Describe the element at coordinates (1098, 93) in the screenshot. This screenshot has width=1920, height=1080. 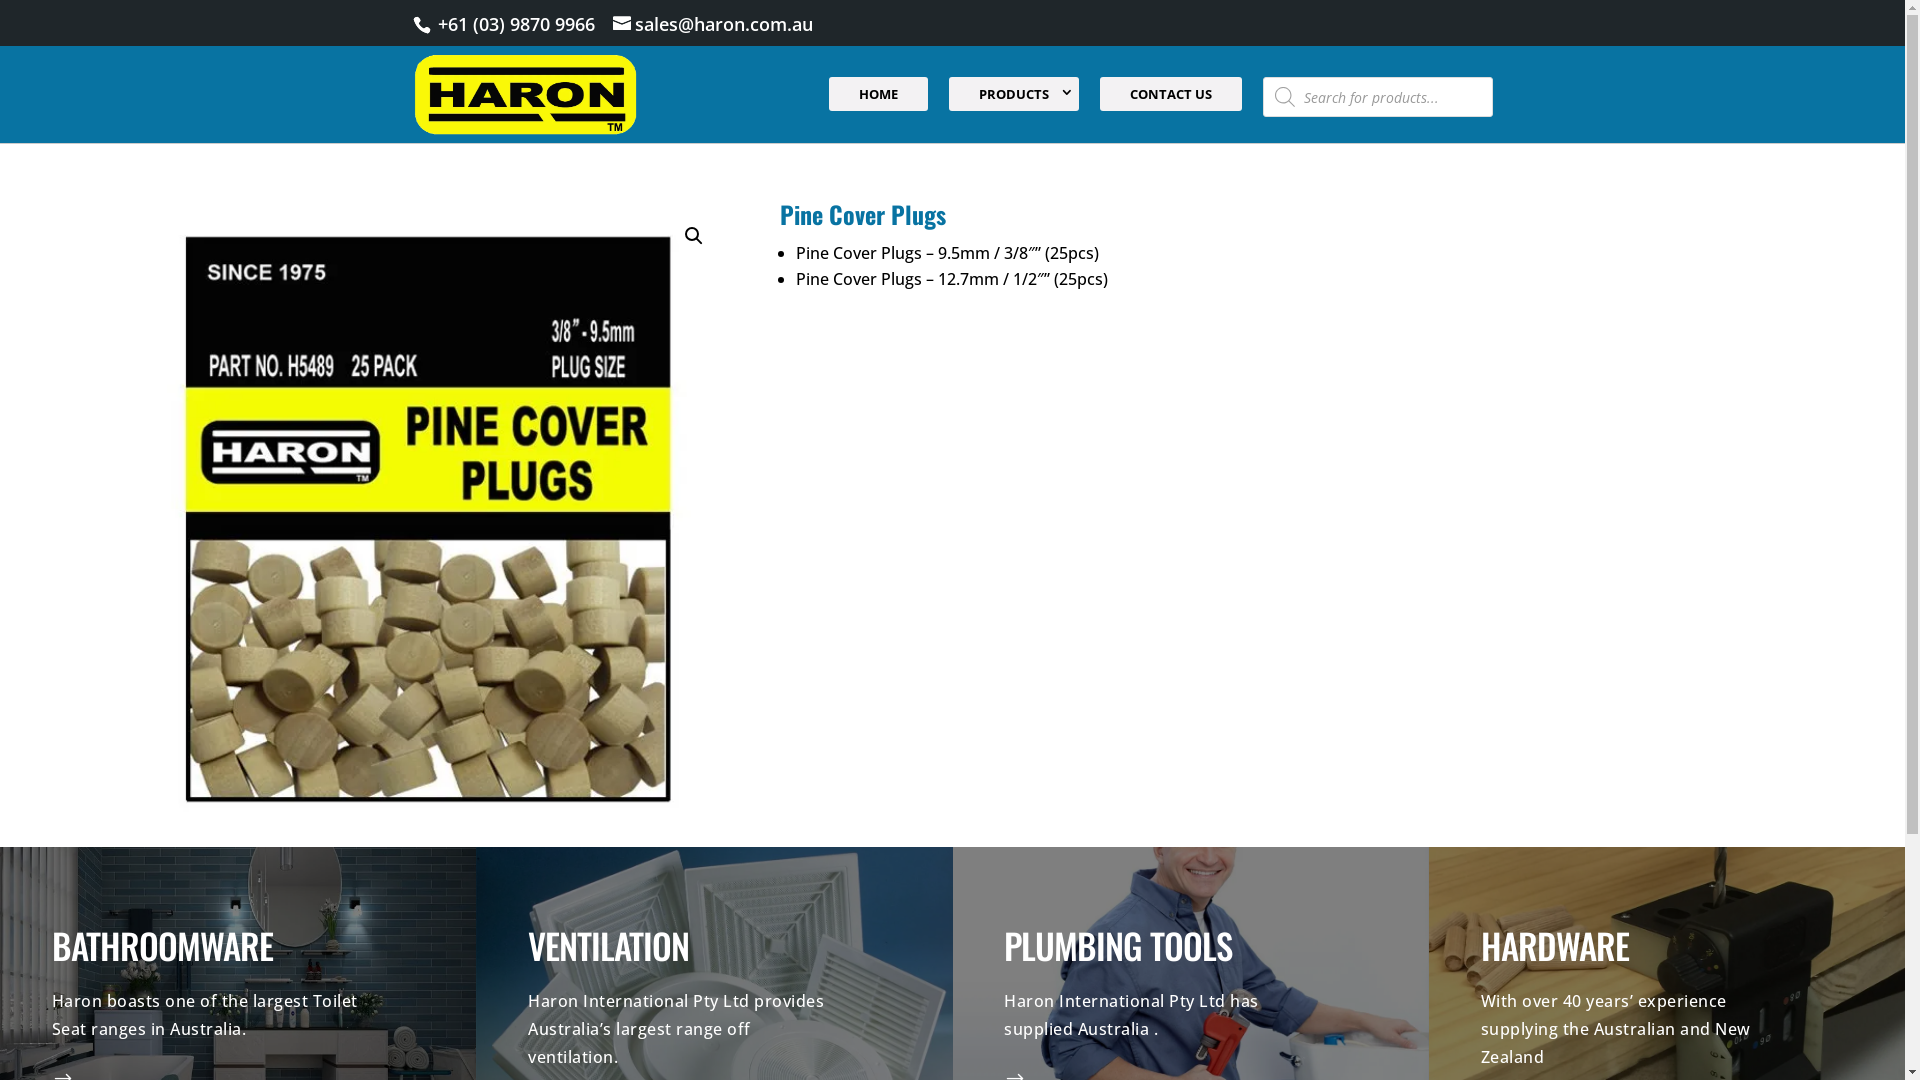
I see `'CONTACT US'` at that location.